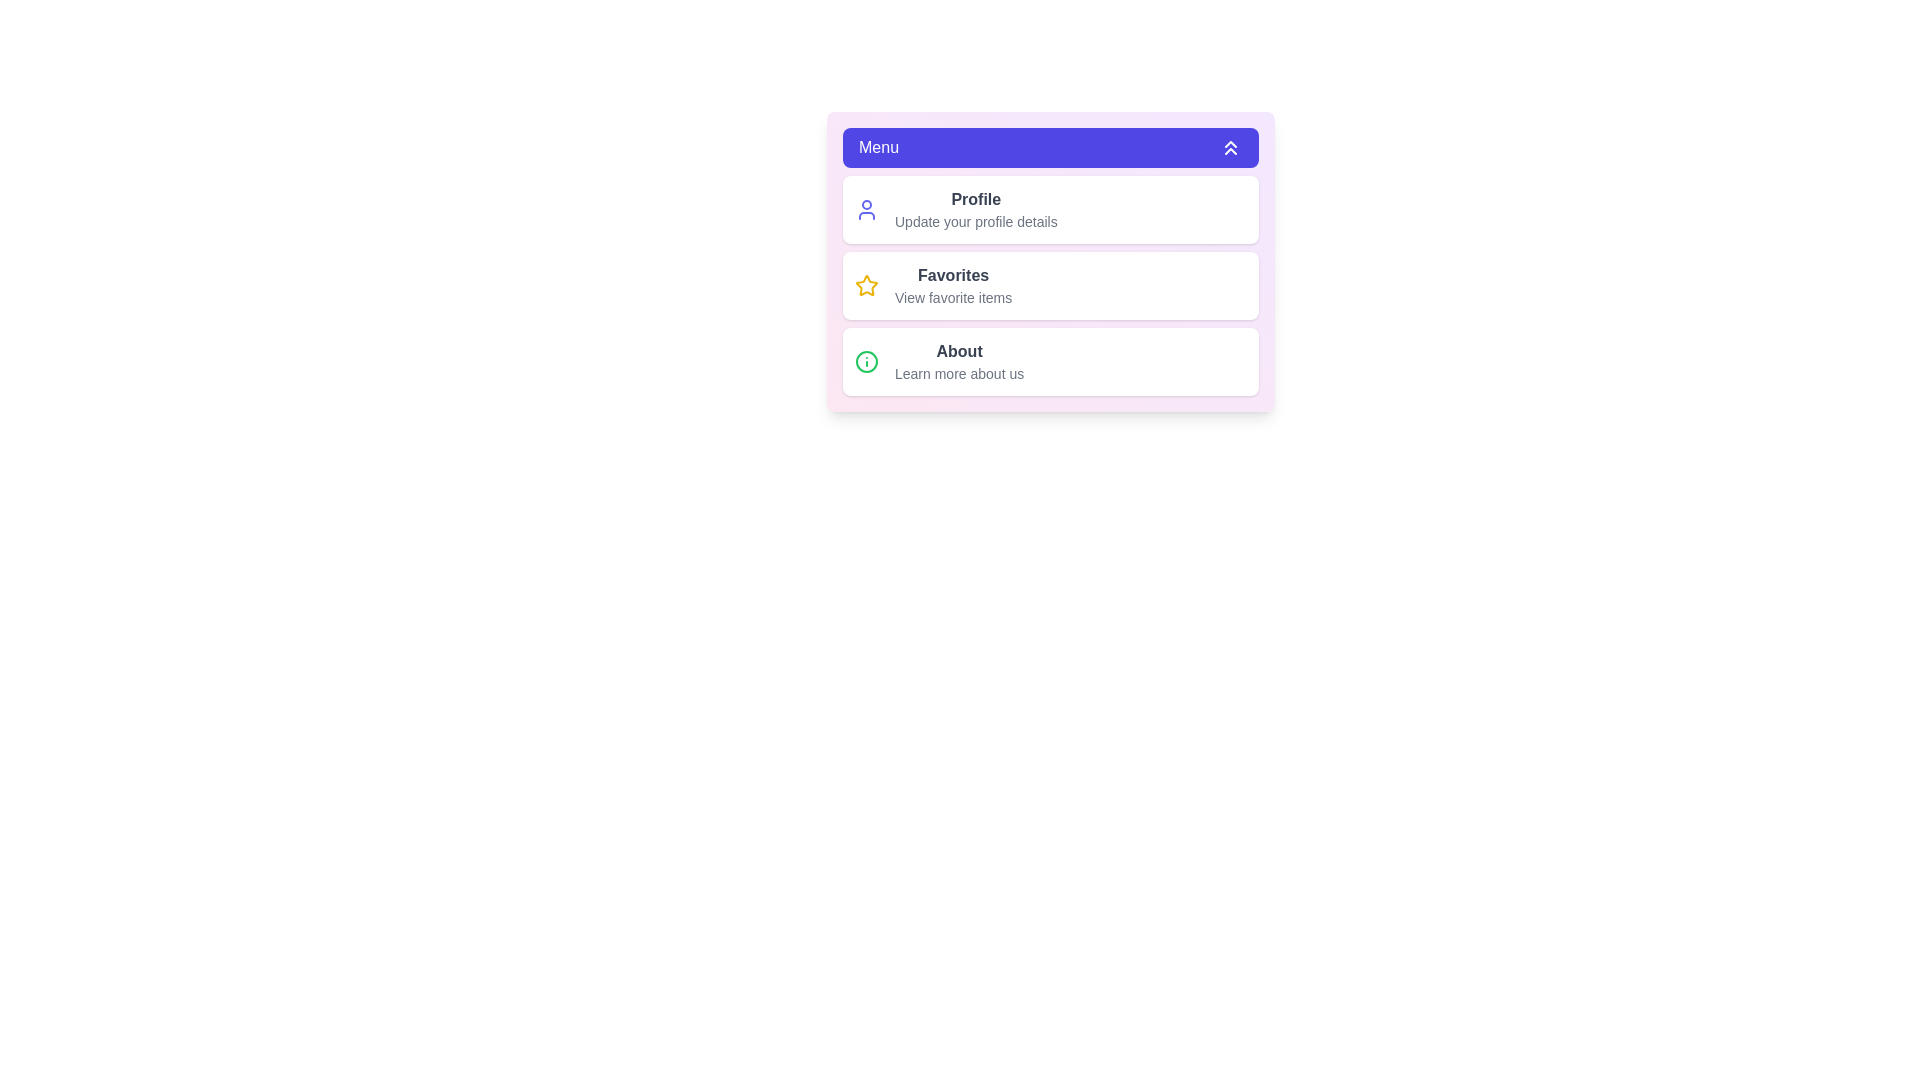  Describe the element at coordinates (1050, 146) in the screenshot. I see `the menu button to toggle the menu visibility` at that location.